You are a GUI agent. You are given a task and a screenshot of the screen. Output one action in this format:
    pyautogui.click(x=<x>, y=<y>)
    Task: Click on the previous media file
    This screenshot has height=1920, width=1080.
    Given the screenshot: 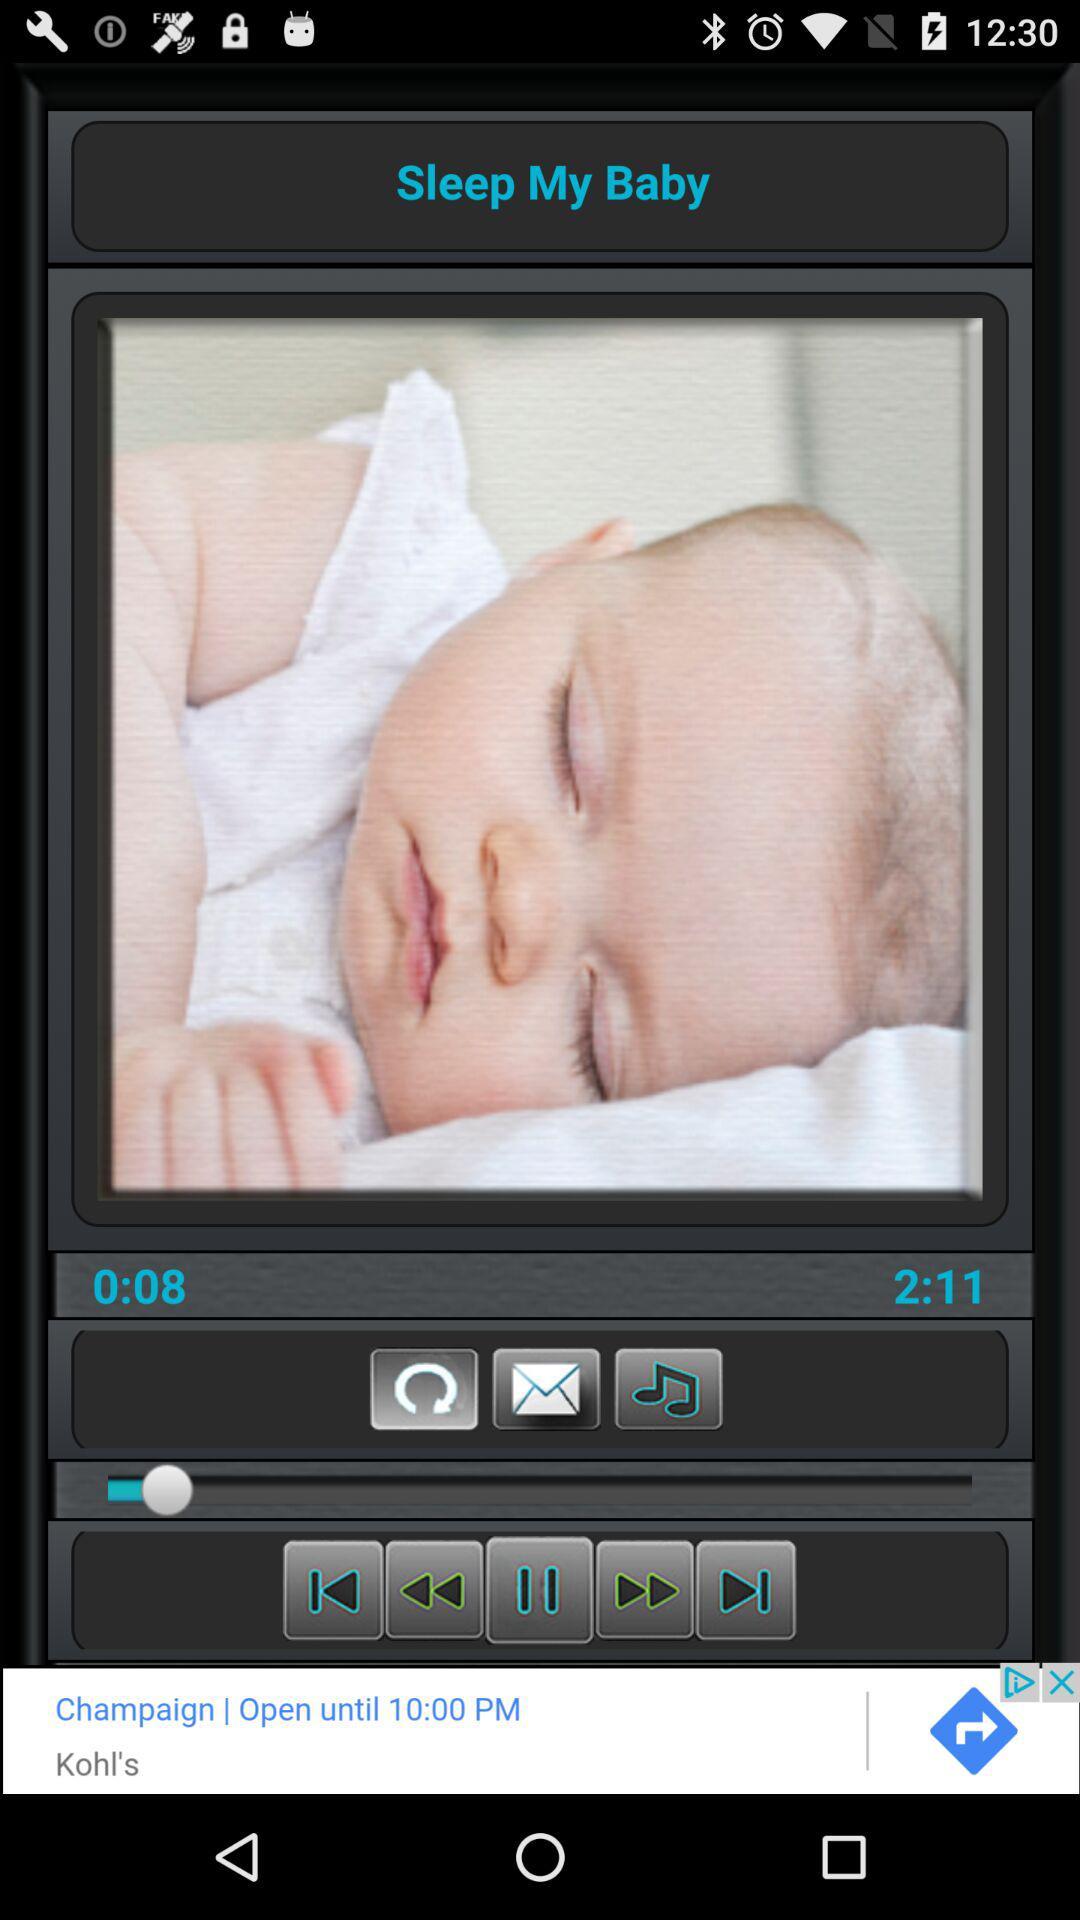 What is the action you would take?
    pyautogui.click(x=332, y=1589)
    